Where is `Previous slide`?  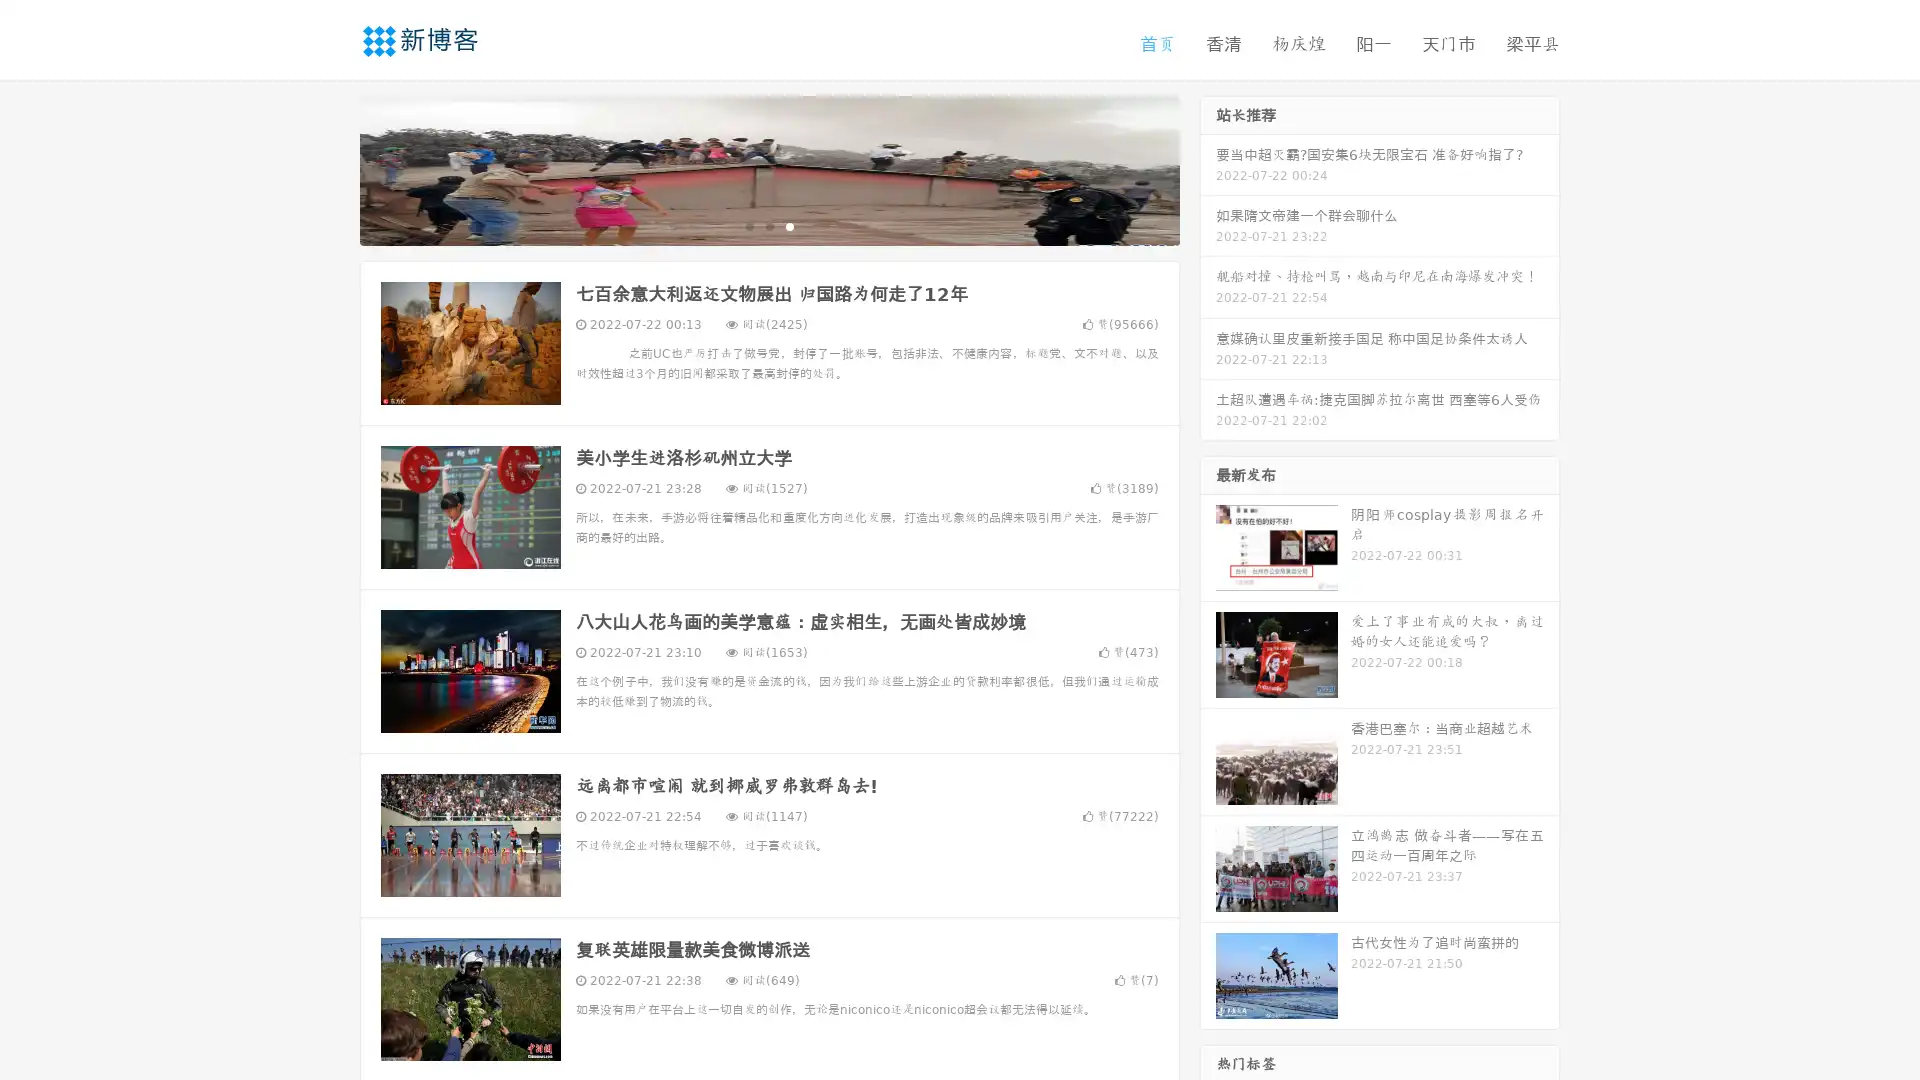 Previous slide is located at coordinates (330, 168).